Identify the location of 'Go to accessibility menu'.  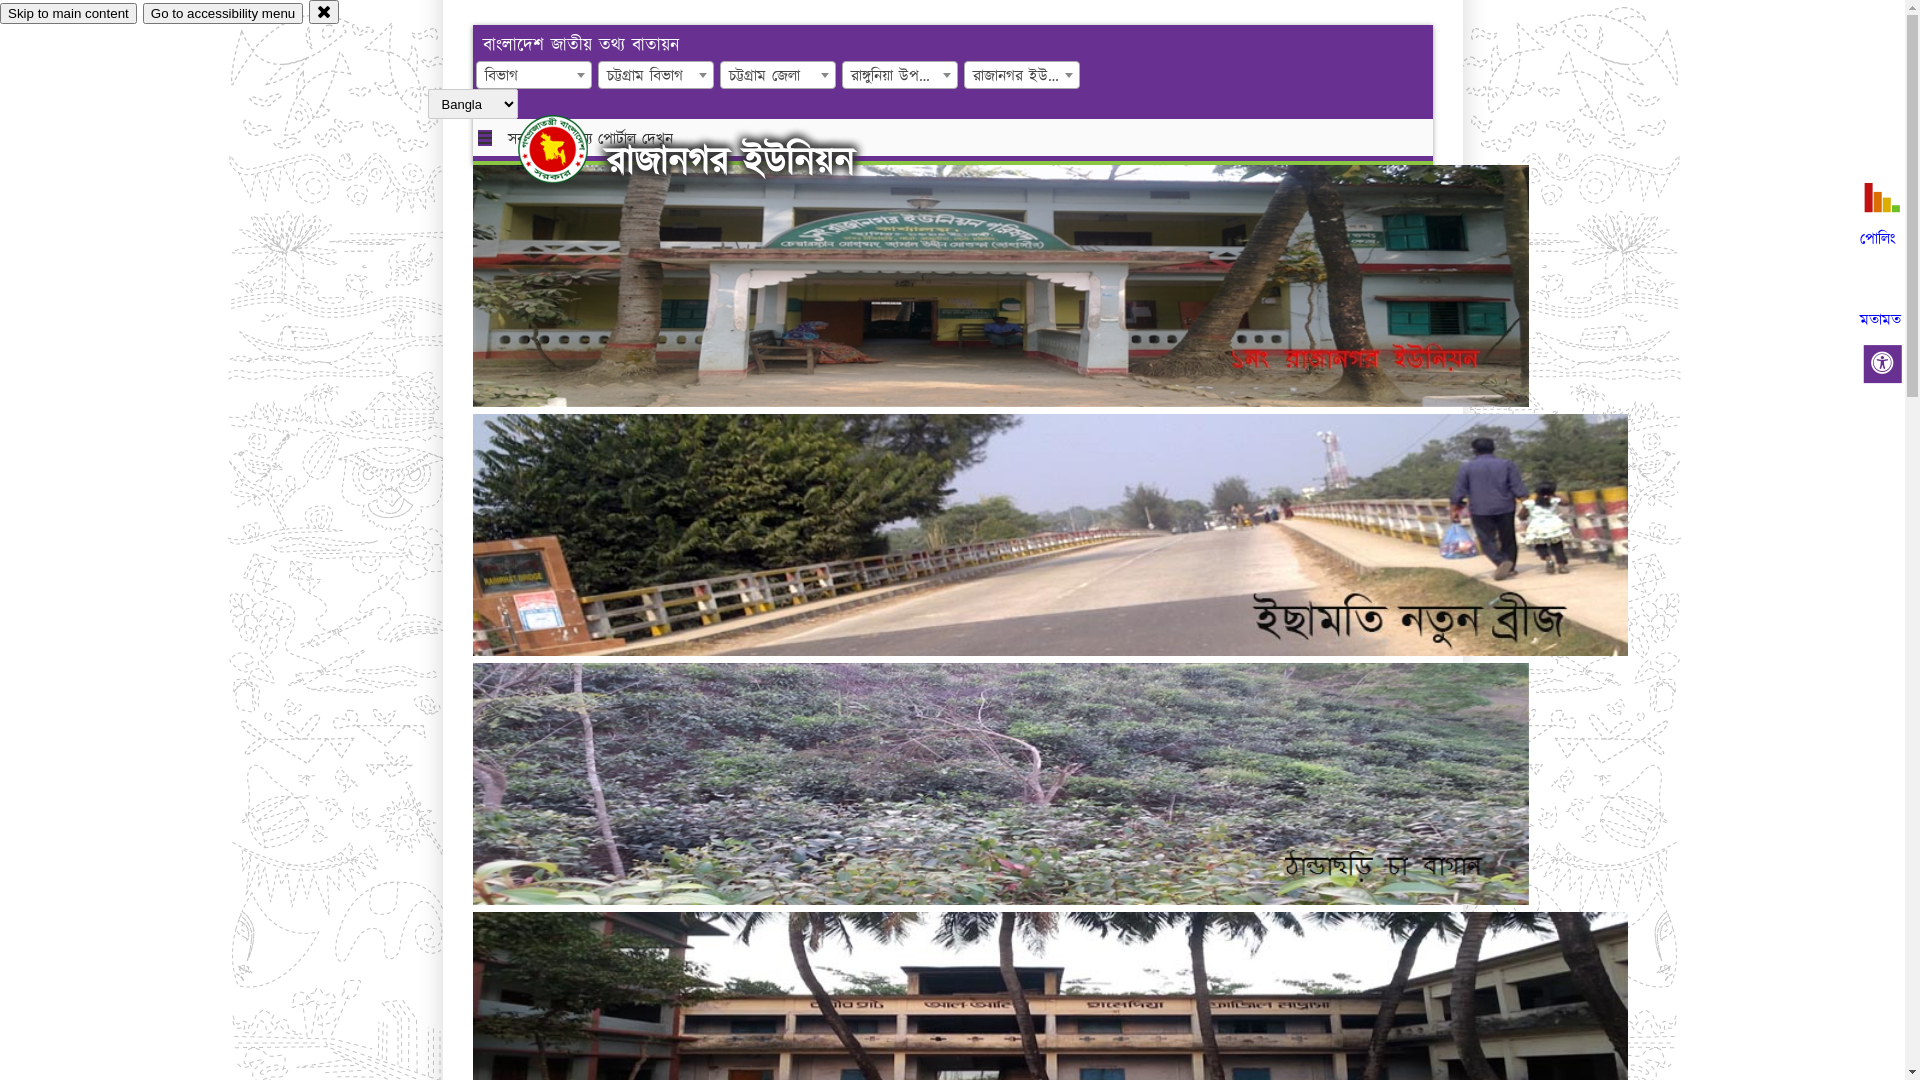
(222, 13).